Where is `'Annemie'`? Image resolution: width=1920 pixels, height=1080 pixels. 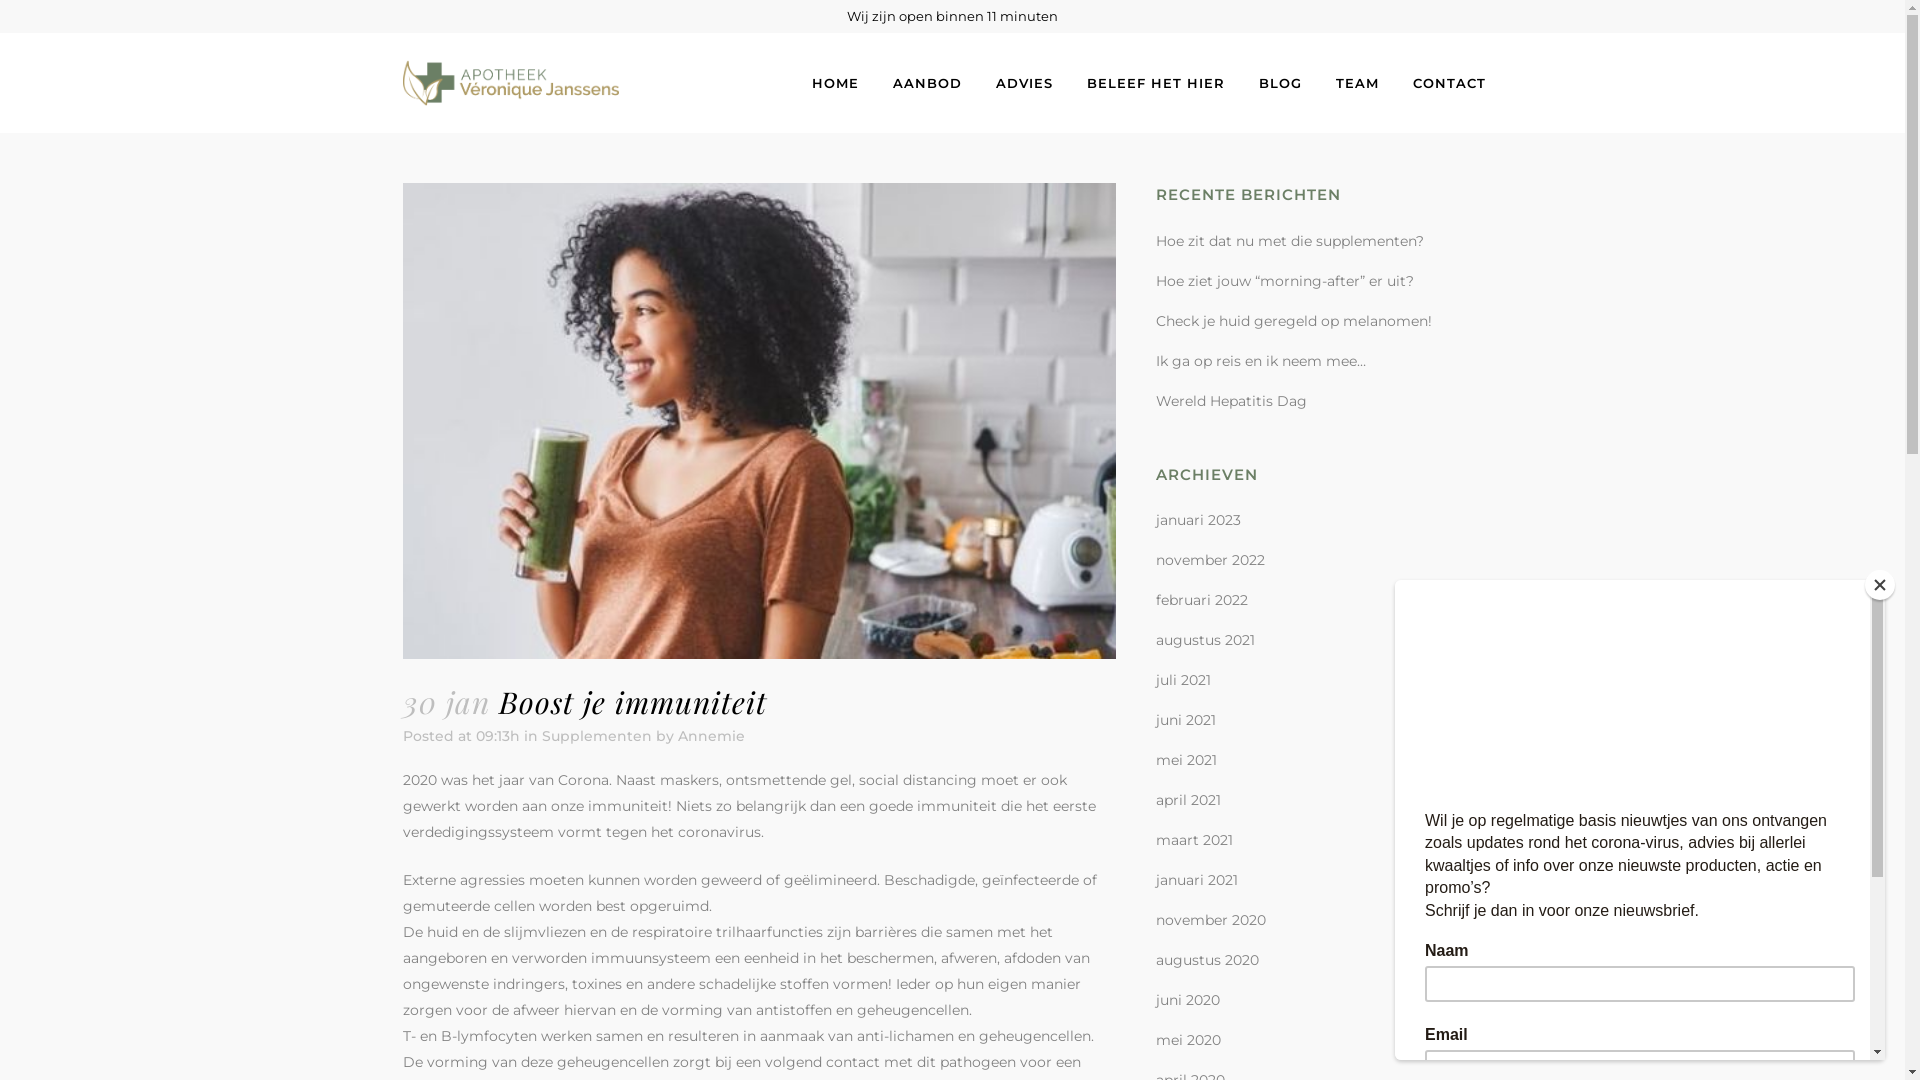
'Annemie' is located at coordinates (711, 736).